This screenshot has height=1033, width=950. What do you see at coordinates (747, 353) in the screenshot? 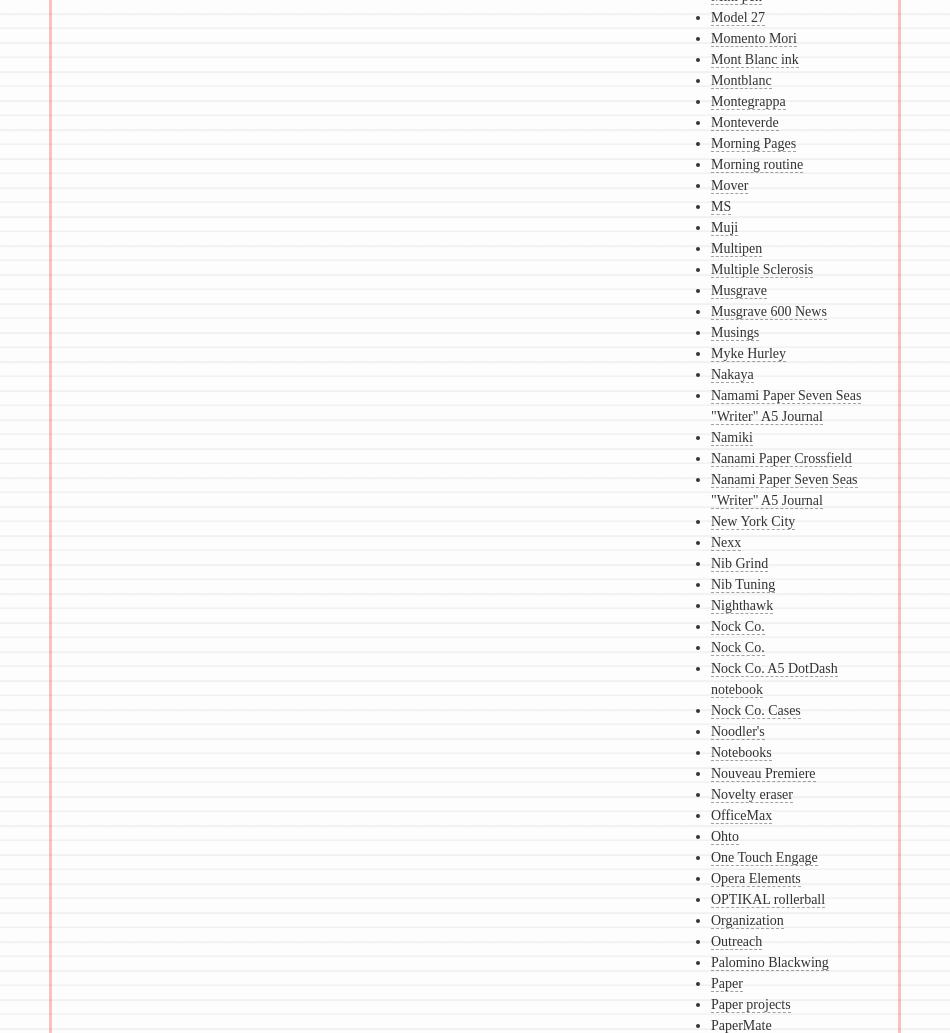
I see `'Myke Hurley'` at bounding box center [747, 353].